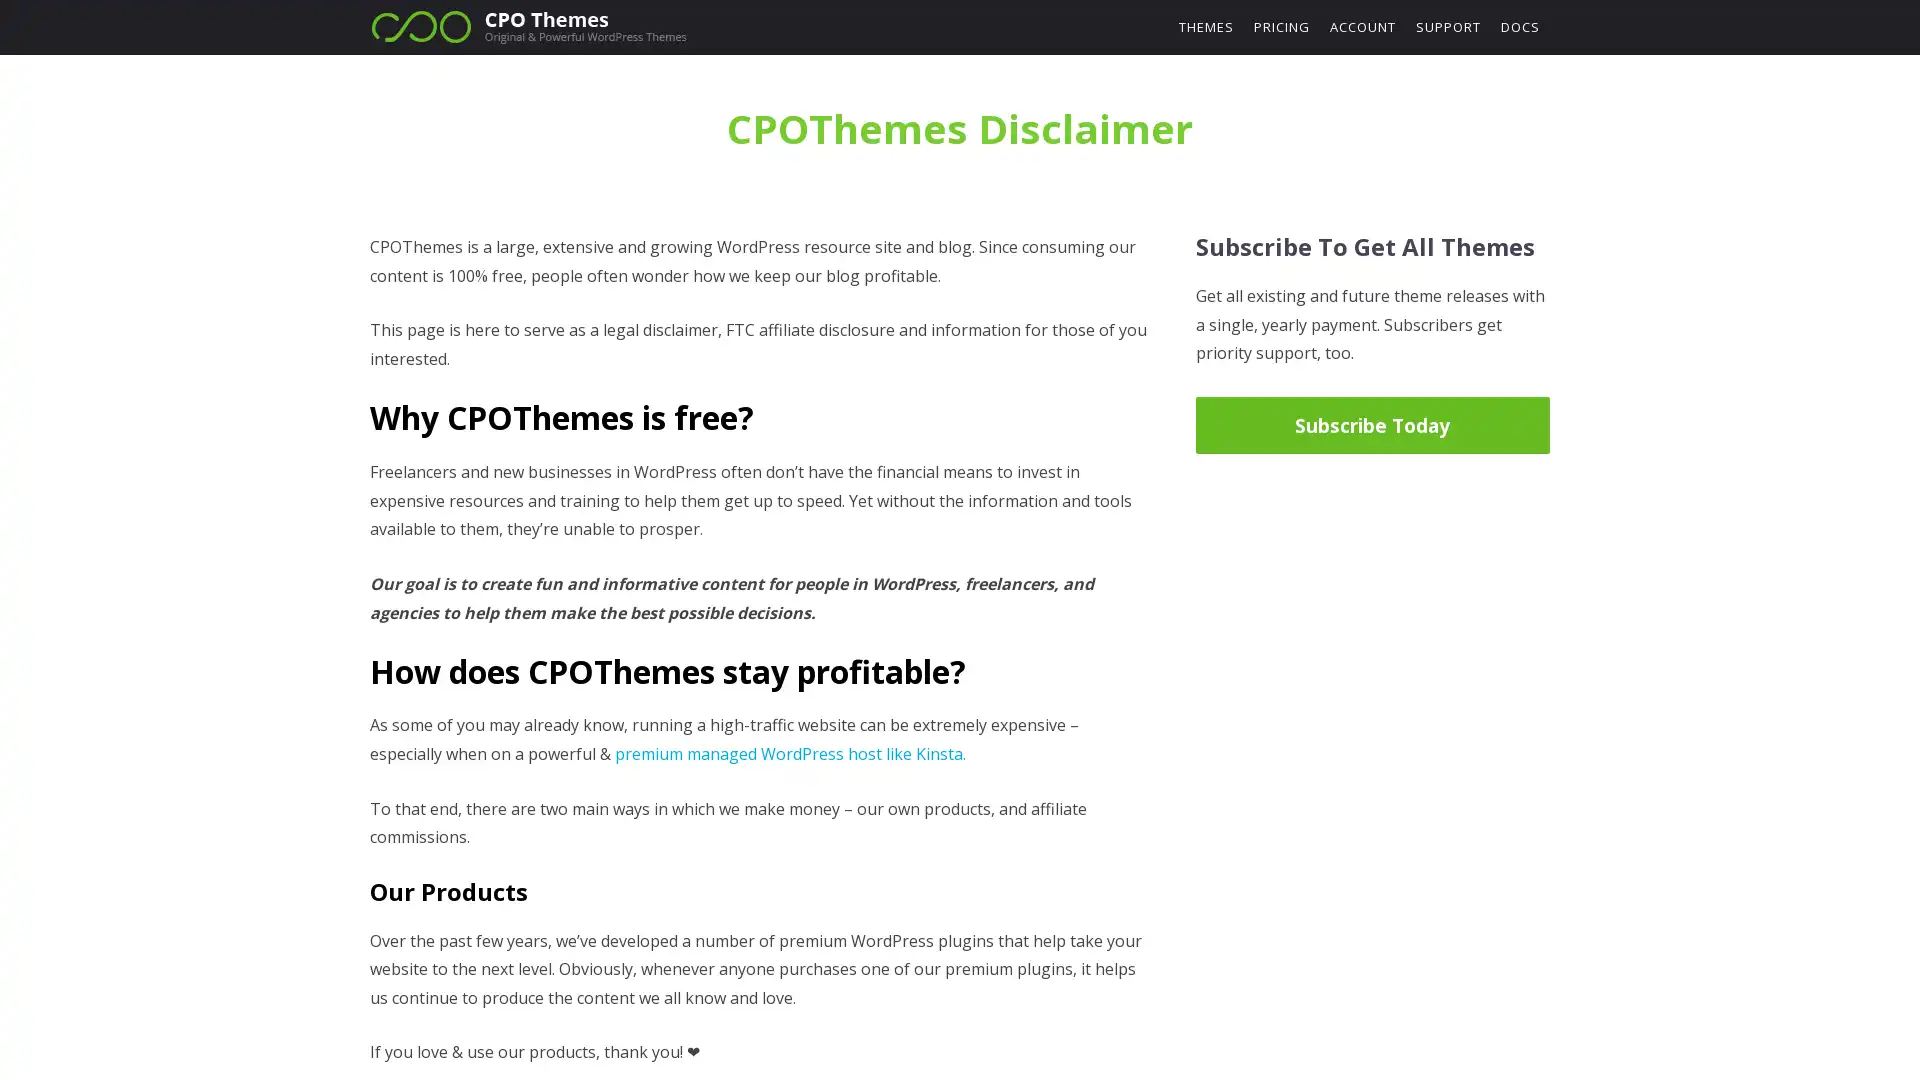 This screenshot has height=1080, width=1920. Describe the element at coordinates (1371, 423) in the screenshot. I see `Subscribe Today` at that location.